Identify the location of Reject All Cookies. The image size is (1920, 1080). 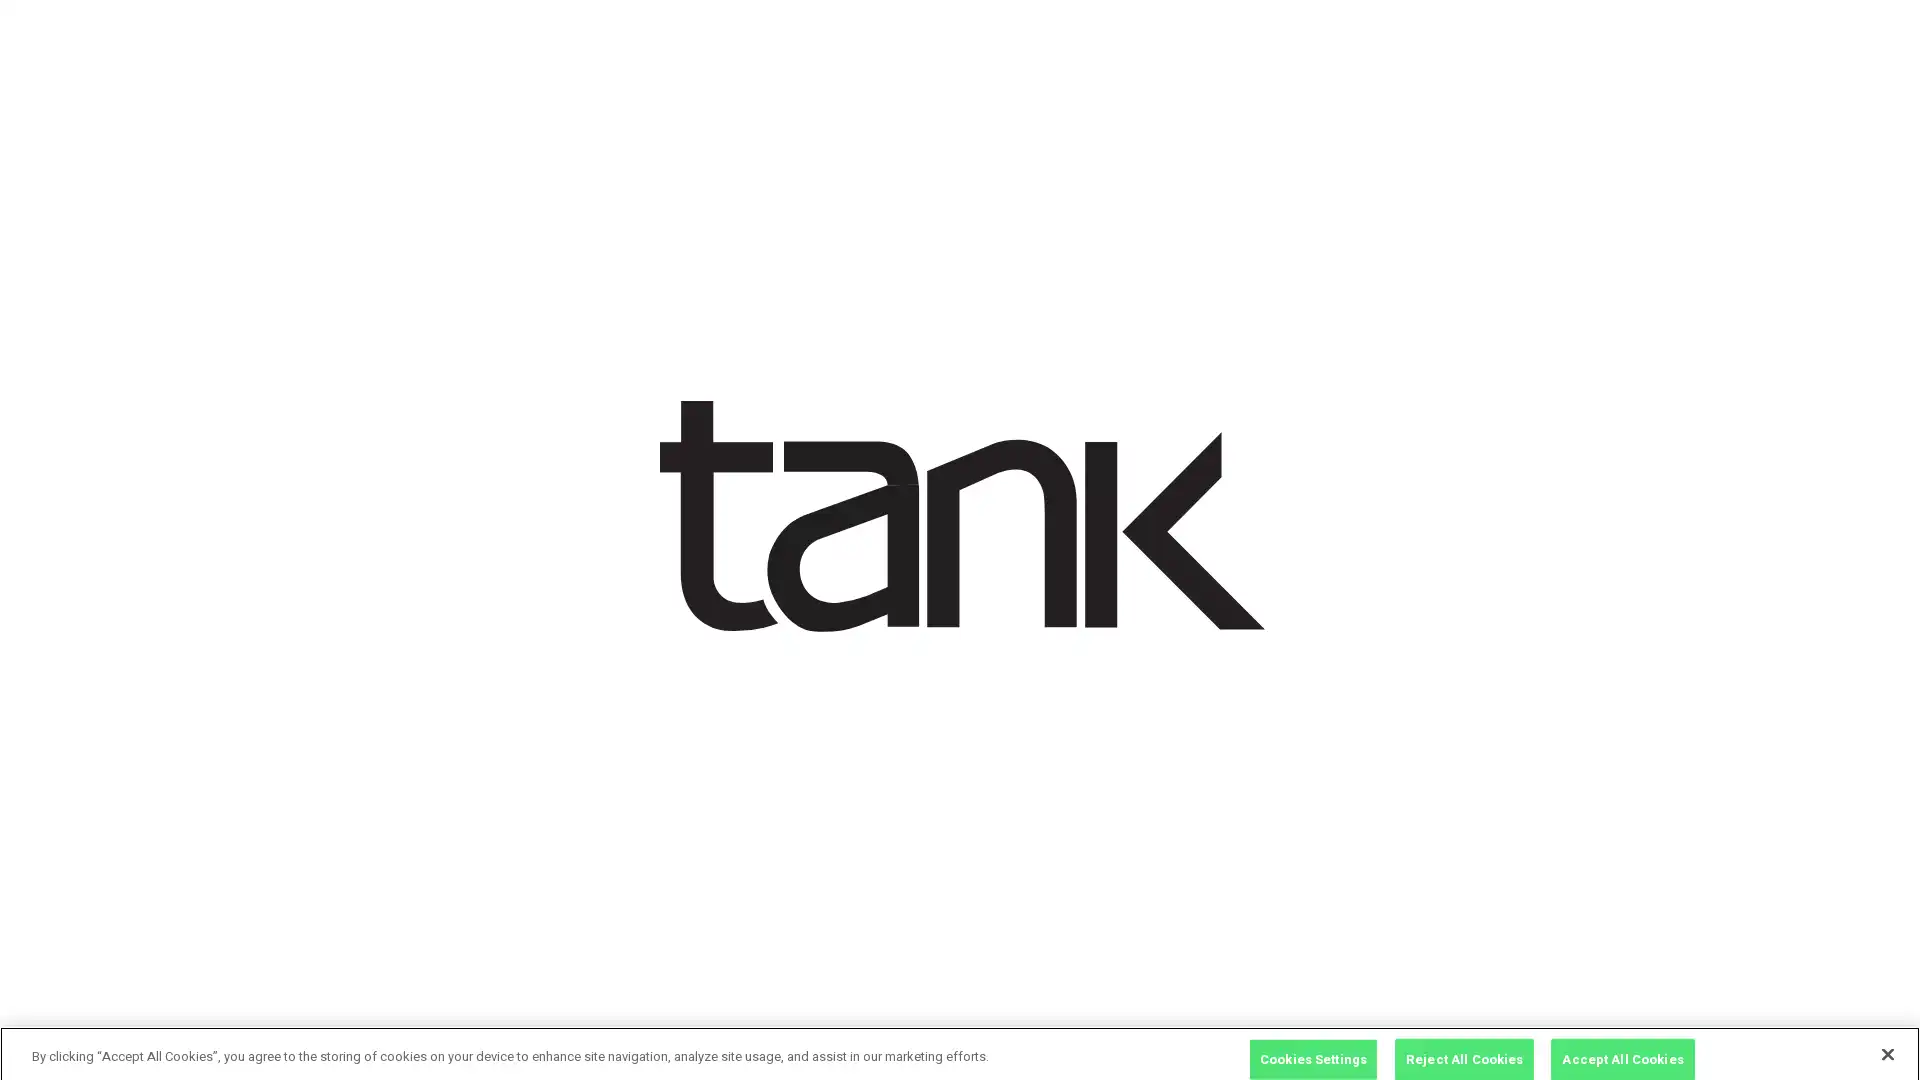
(1464, 1048).